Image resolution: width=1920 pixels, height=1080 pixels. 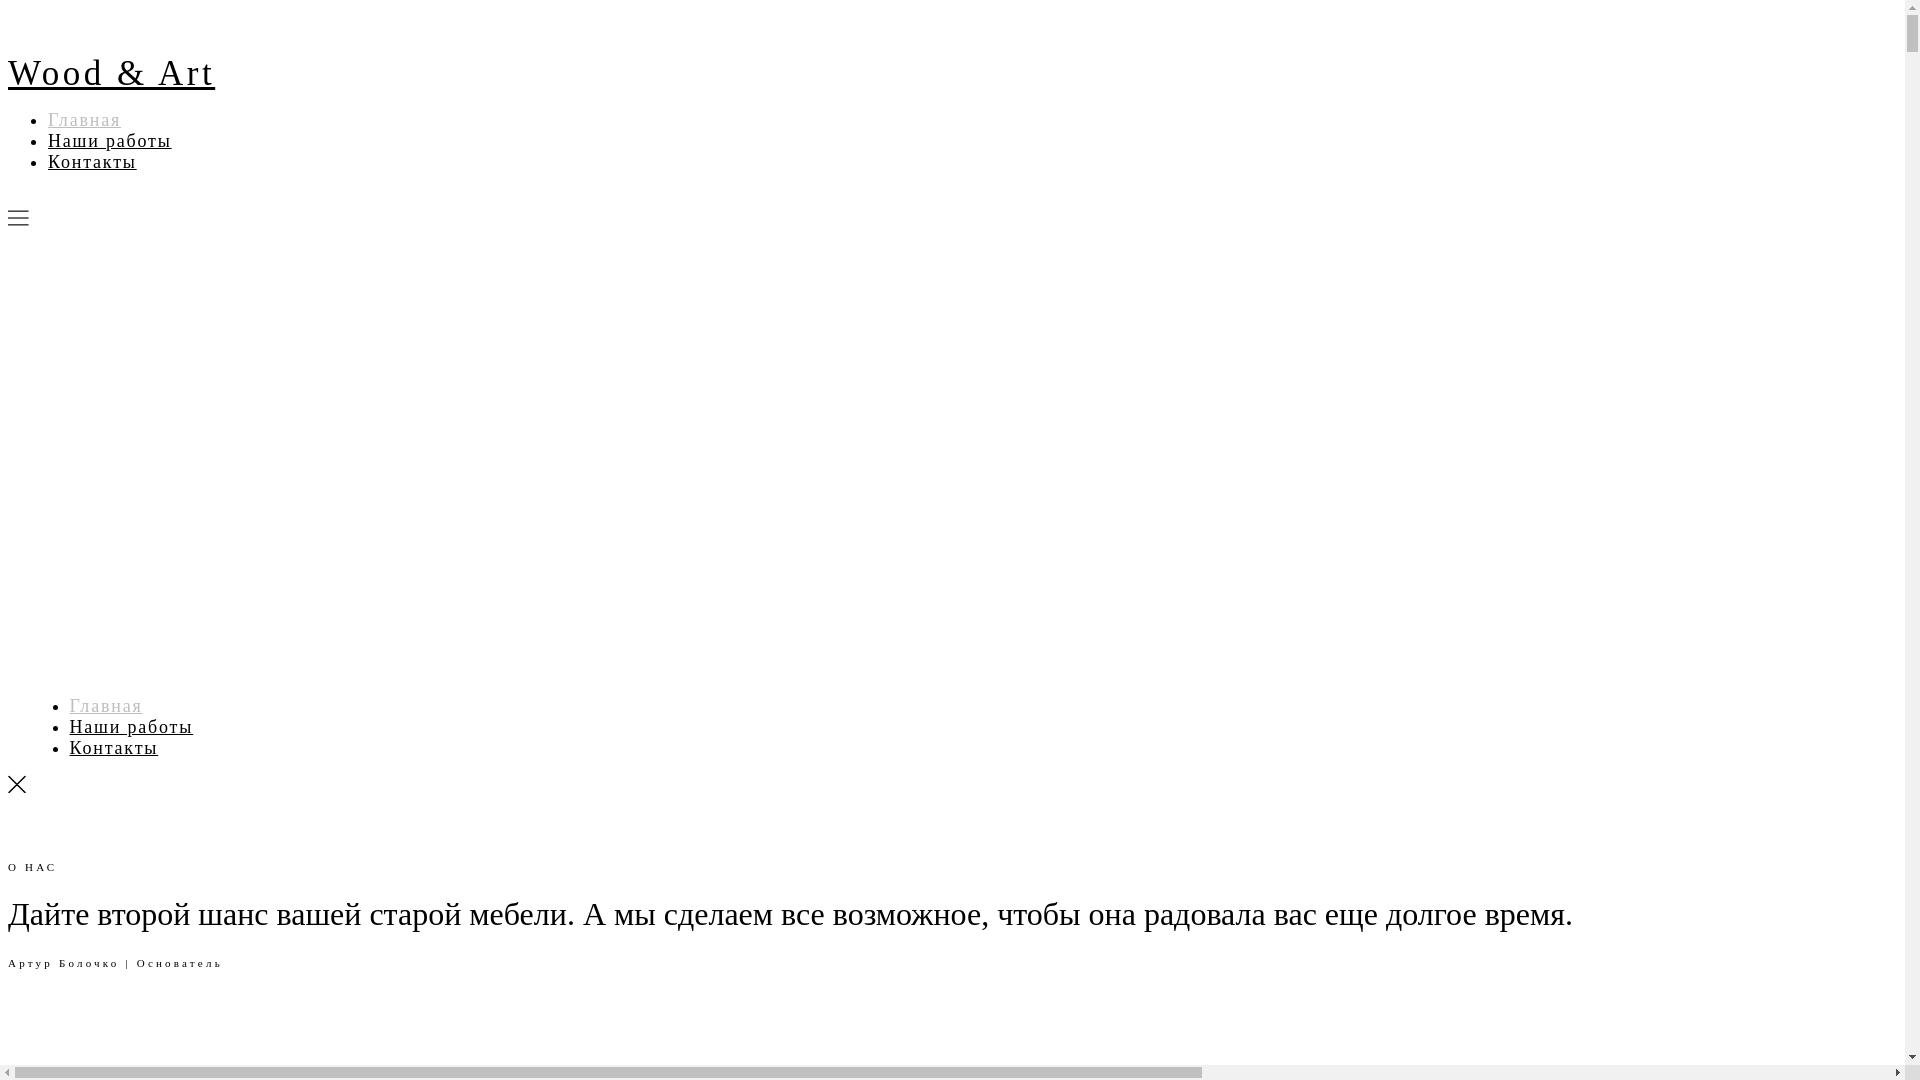 I want to click on 'Wood & Art', so click(x=110, y=72).